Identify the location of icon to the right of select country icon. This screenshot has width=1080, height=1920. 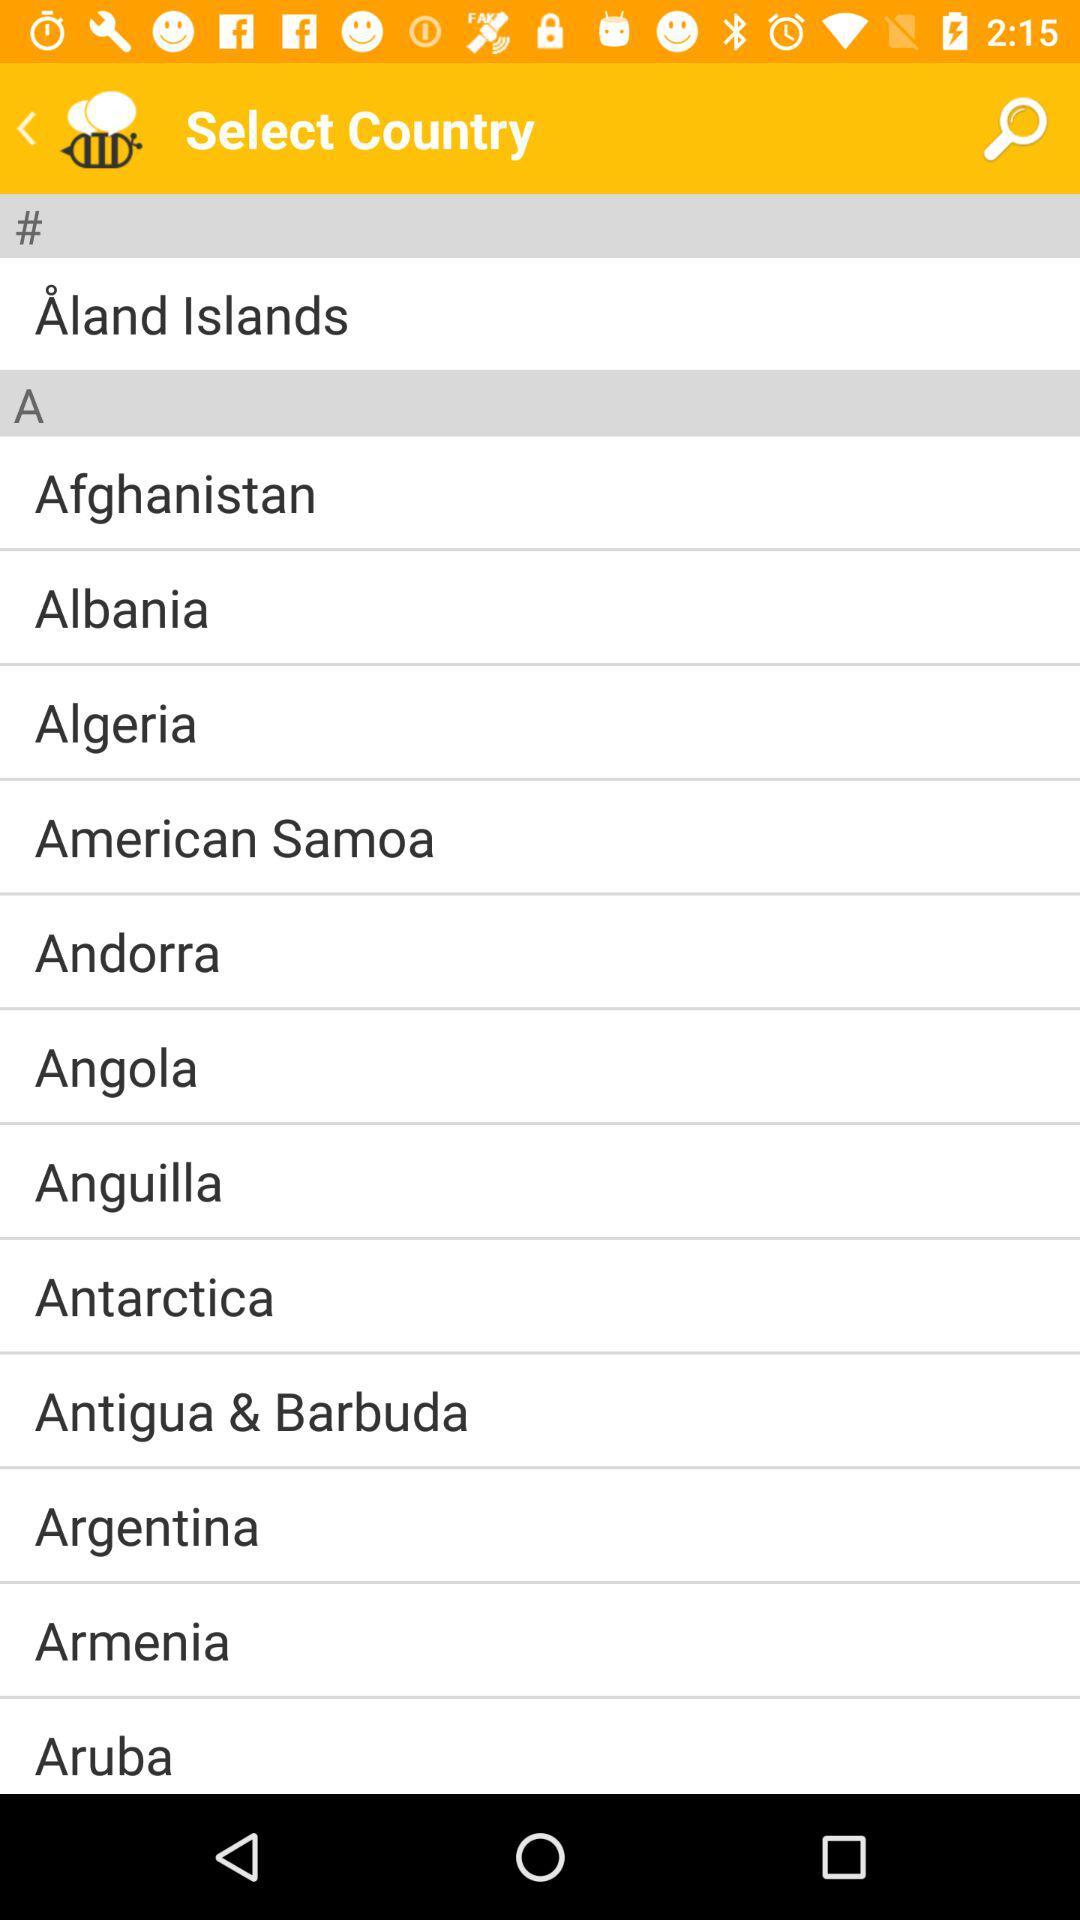
(1014, 127).